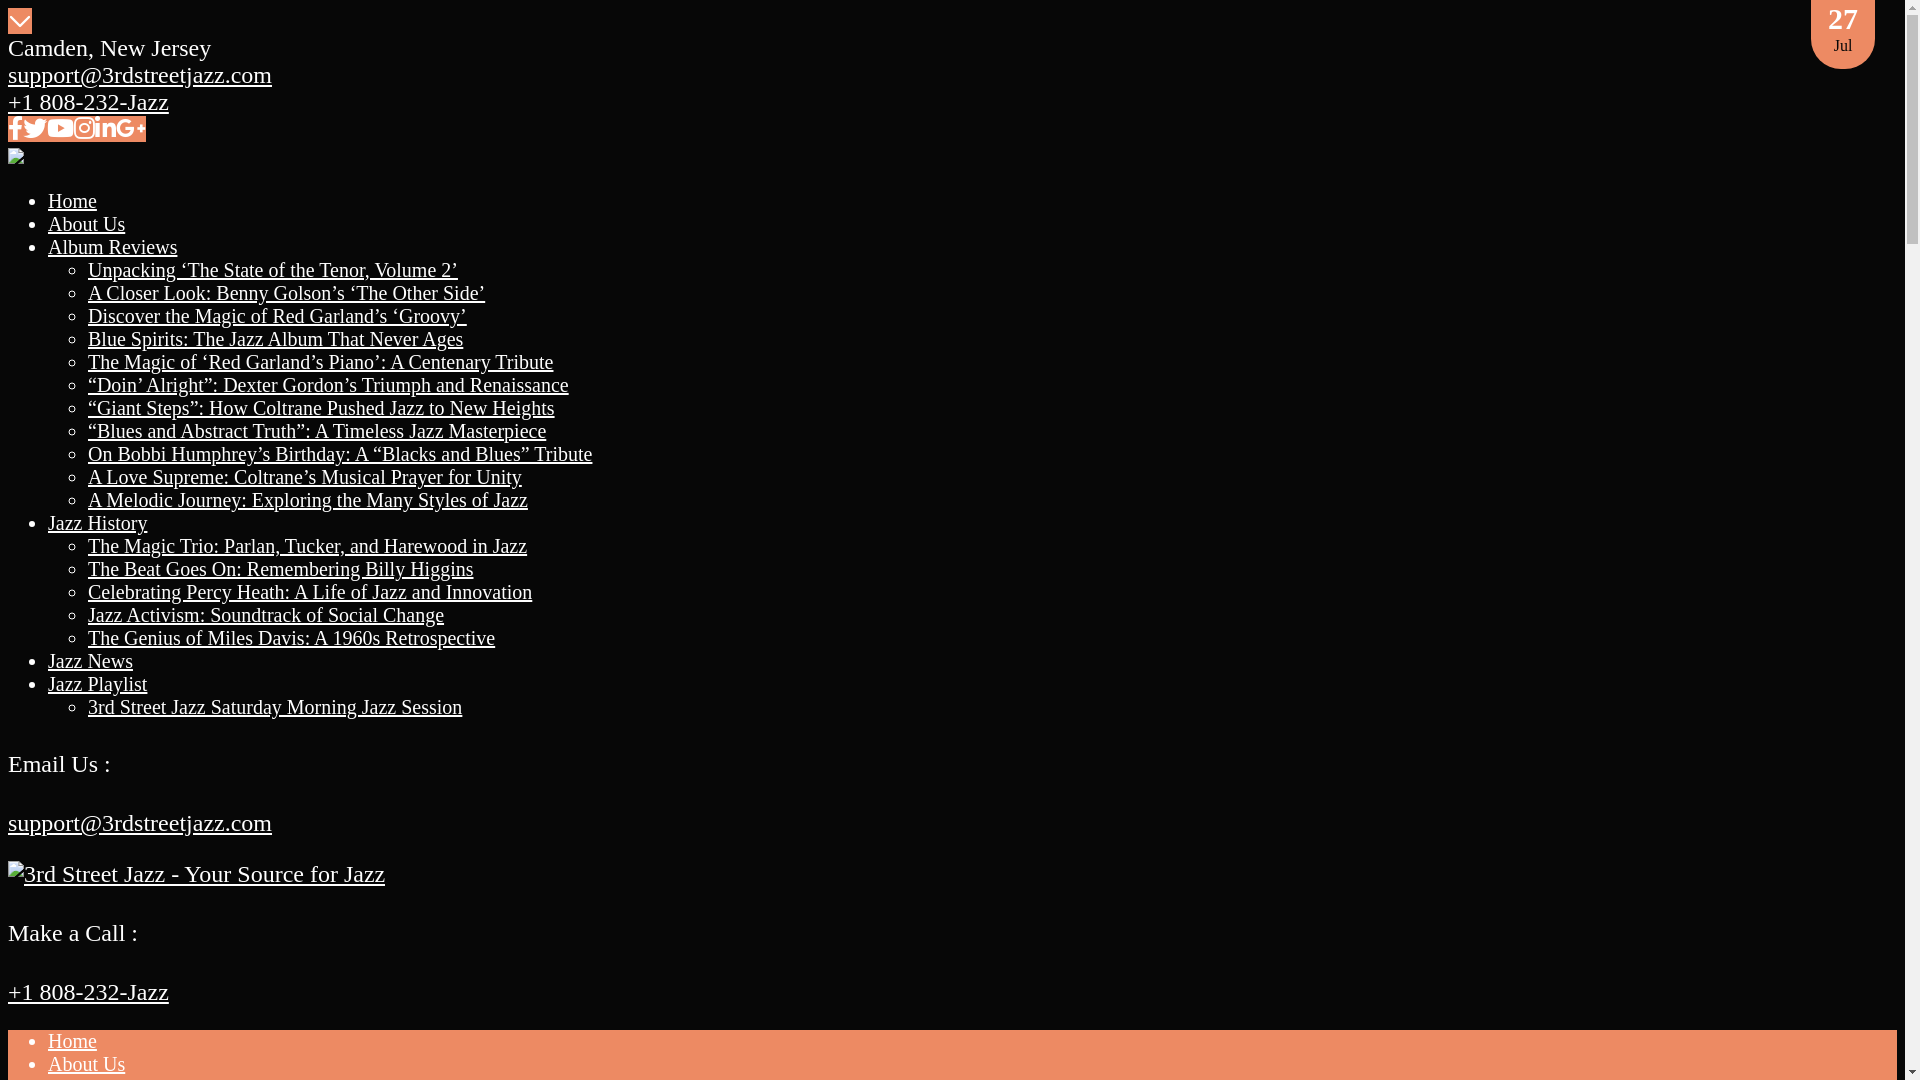 The width and height of the screenshot is (1920, 1080). What do you see at coordinates (306, 546) in the screenshot?
I see `'The Magic Trio: Parlan, Tucker, and Harewood in Jazz'` at bounding box center [306, 546].